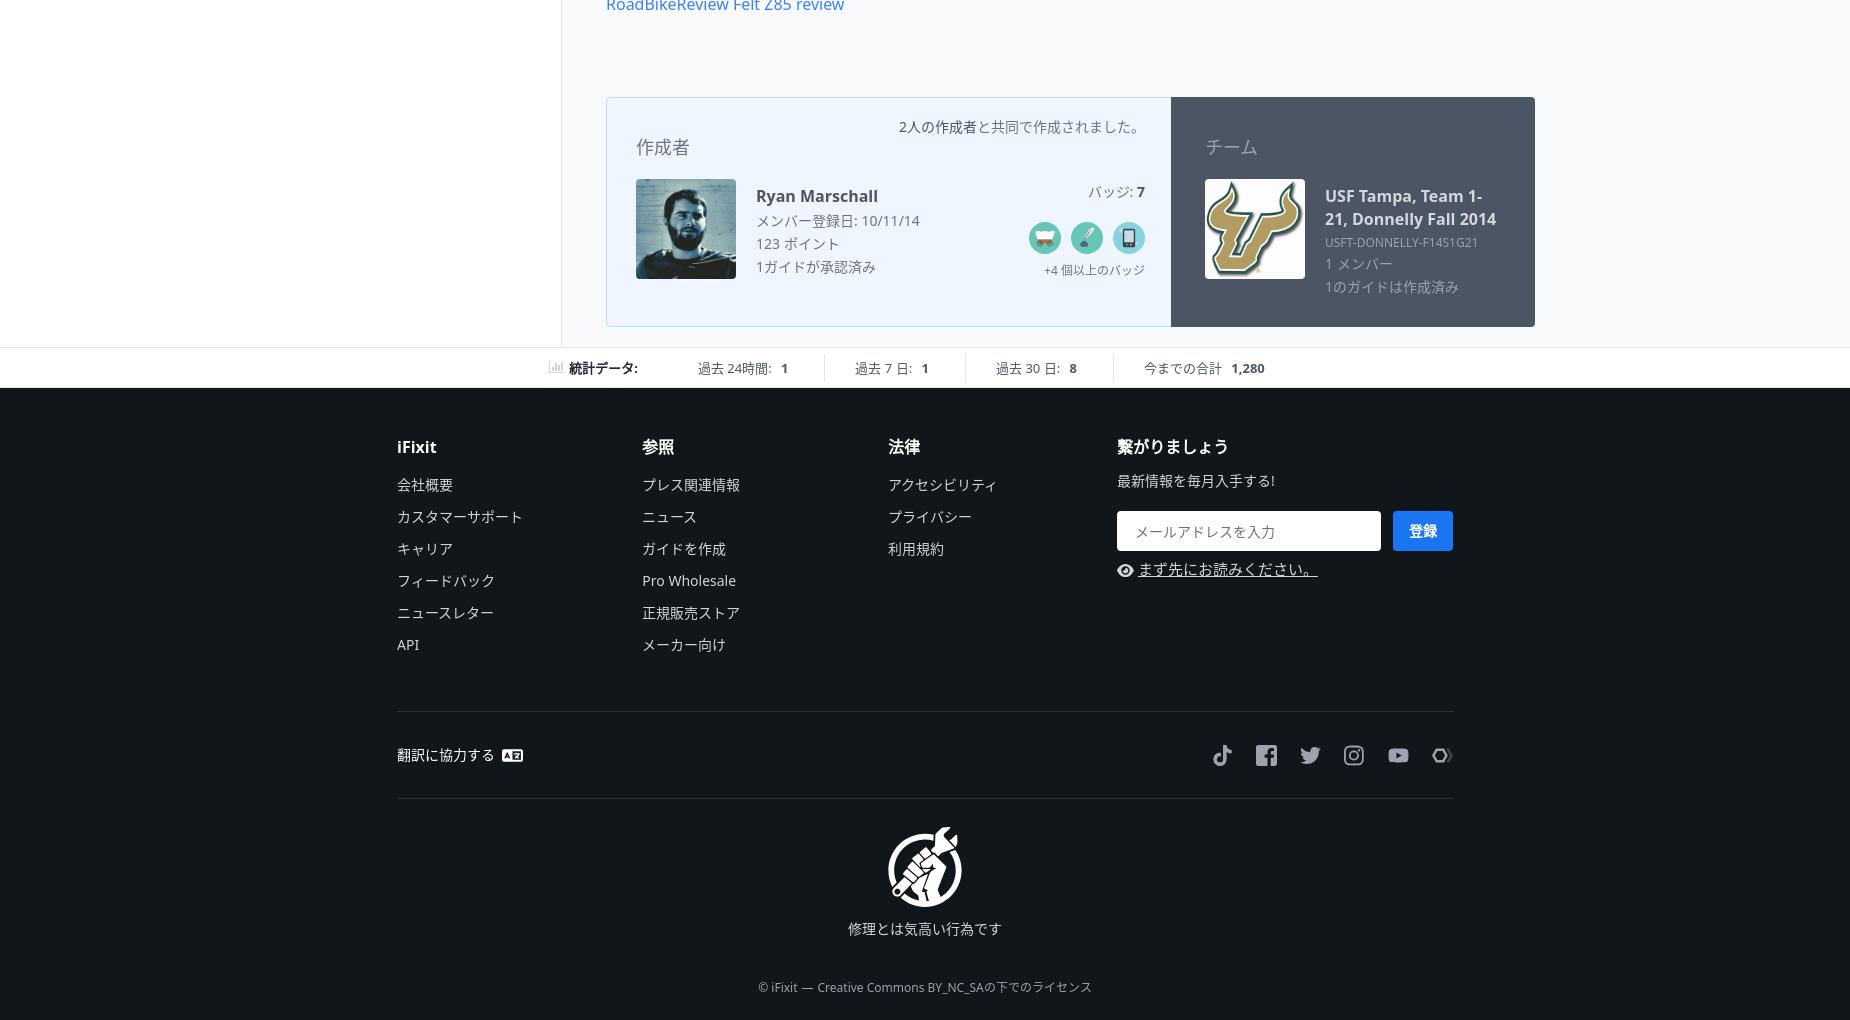  What do you see at coordinates (816, 264) in the screenshot?
I see `'1ガイドが承認済み'` at bounding box center [816, 264].